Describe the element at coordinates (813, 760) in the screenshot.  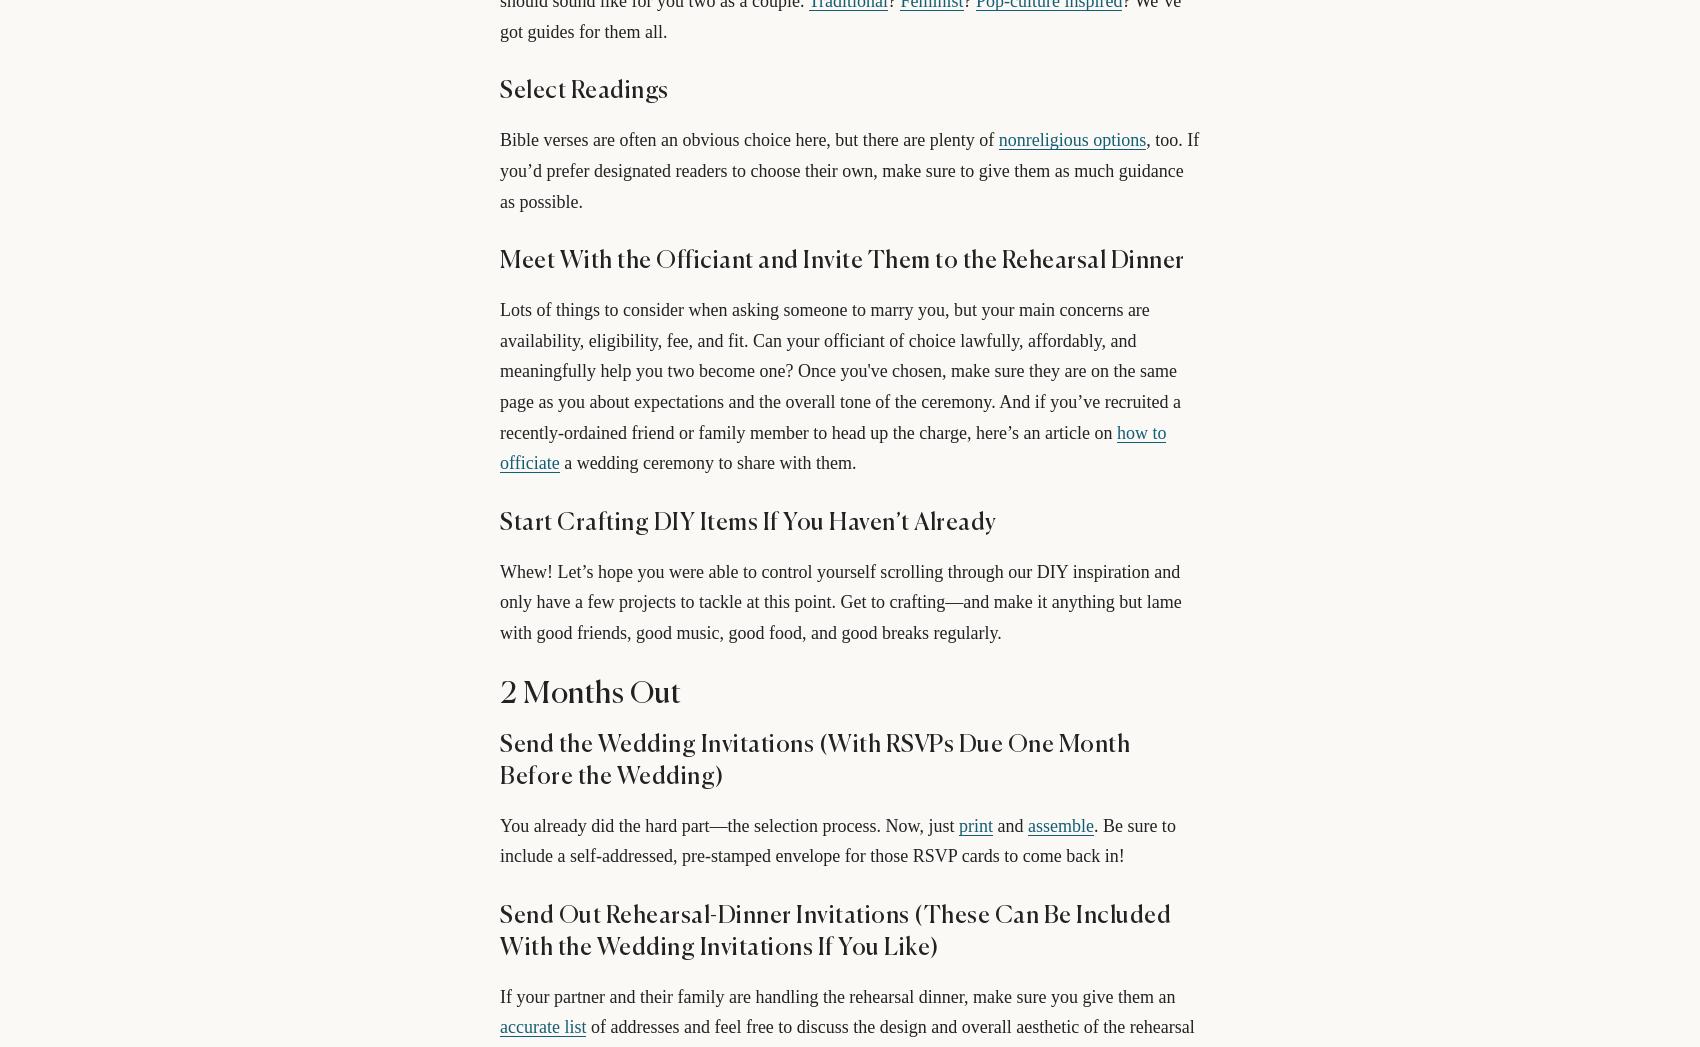
I see `'Send the Wedding Invitations (With RSVPs Due One Month Before the Wedding)'` at that location.